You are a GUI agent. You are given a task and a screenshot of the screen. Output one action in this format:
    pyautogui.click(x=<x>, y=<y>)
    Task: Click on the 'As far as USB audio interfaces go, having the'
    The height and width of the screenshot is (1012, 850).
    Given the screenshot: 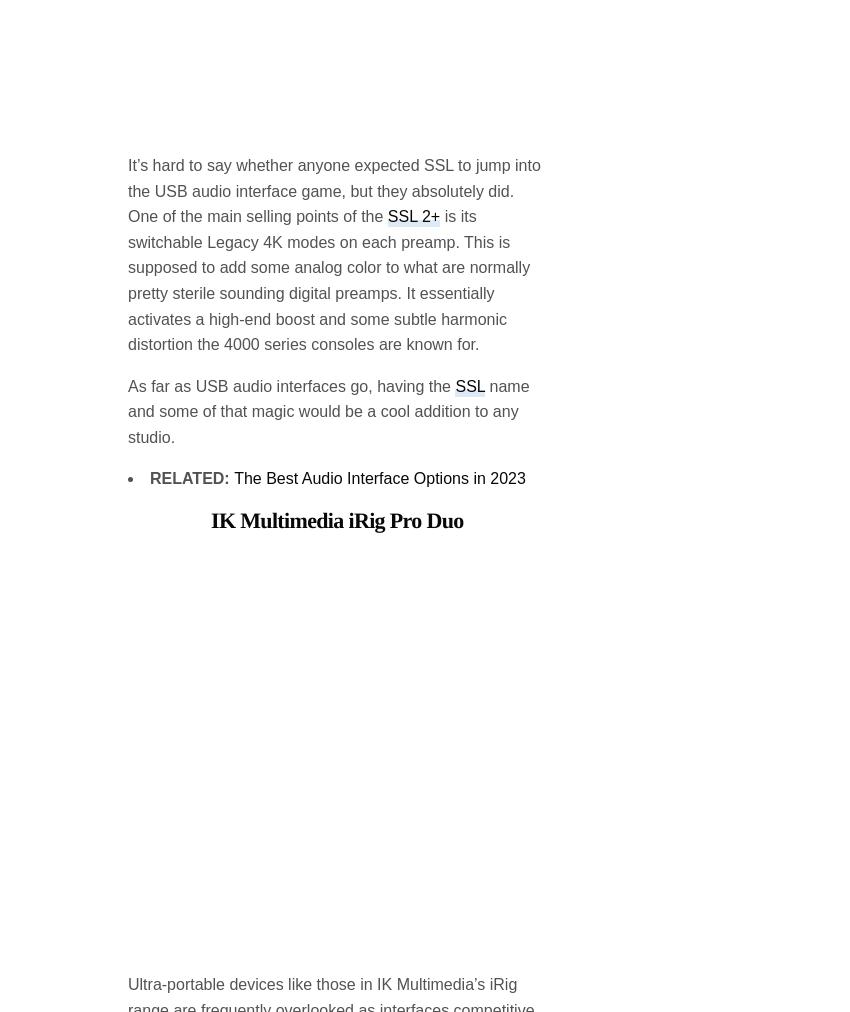 What is the action you would take?
    pyautogui.click(x=290, y=224)
    